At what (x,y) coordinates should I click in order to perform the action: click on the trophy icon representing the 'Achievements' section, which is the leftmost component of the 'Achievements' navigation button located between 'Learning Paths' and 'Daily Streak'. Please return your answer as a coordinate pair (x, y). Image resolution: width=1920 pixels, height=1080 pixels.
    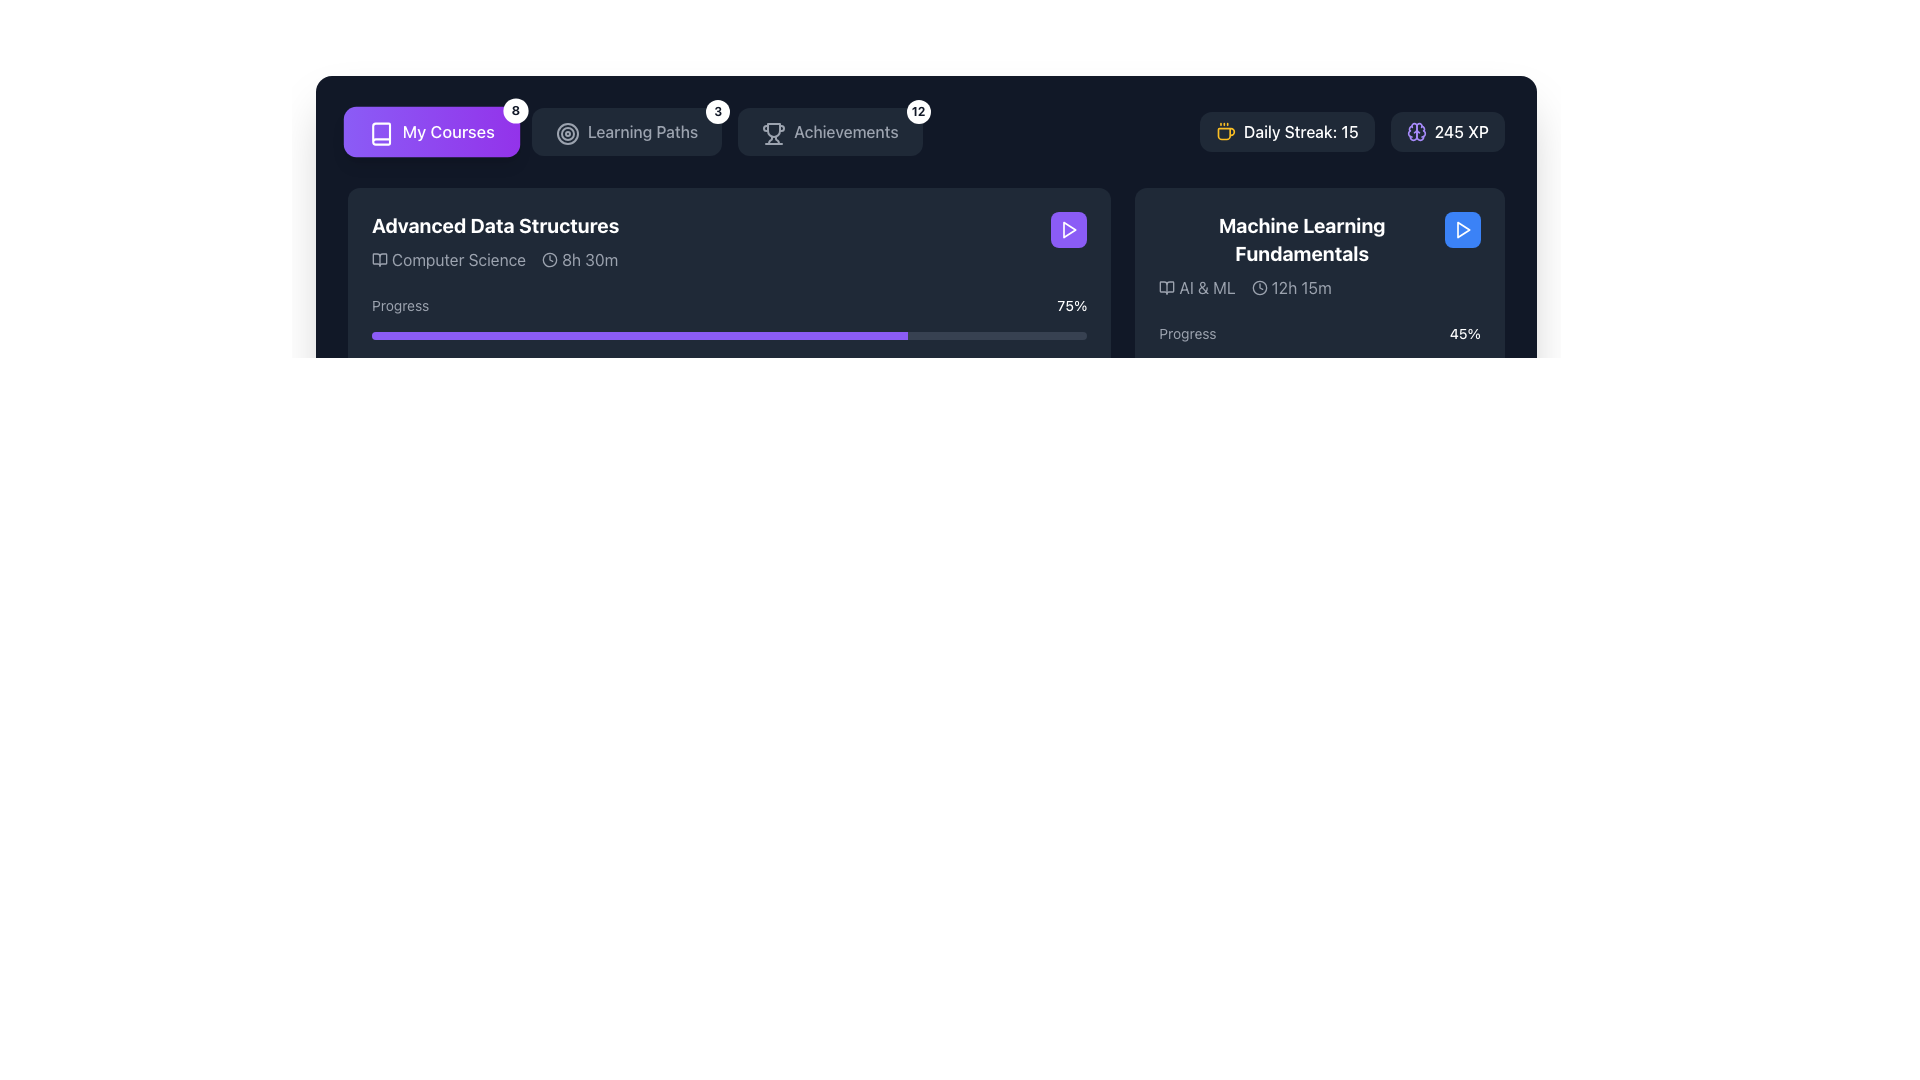
    Looking at the image, I should click on (771, 131).